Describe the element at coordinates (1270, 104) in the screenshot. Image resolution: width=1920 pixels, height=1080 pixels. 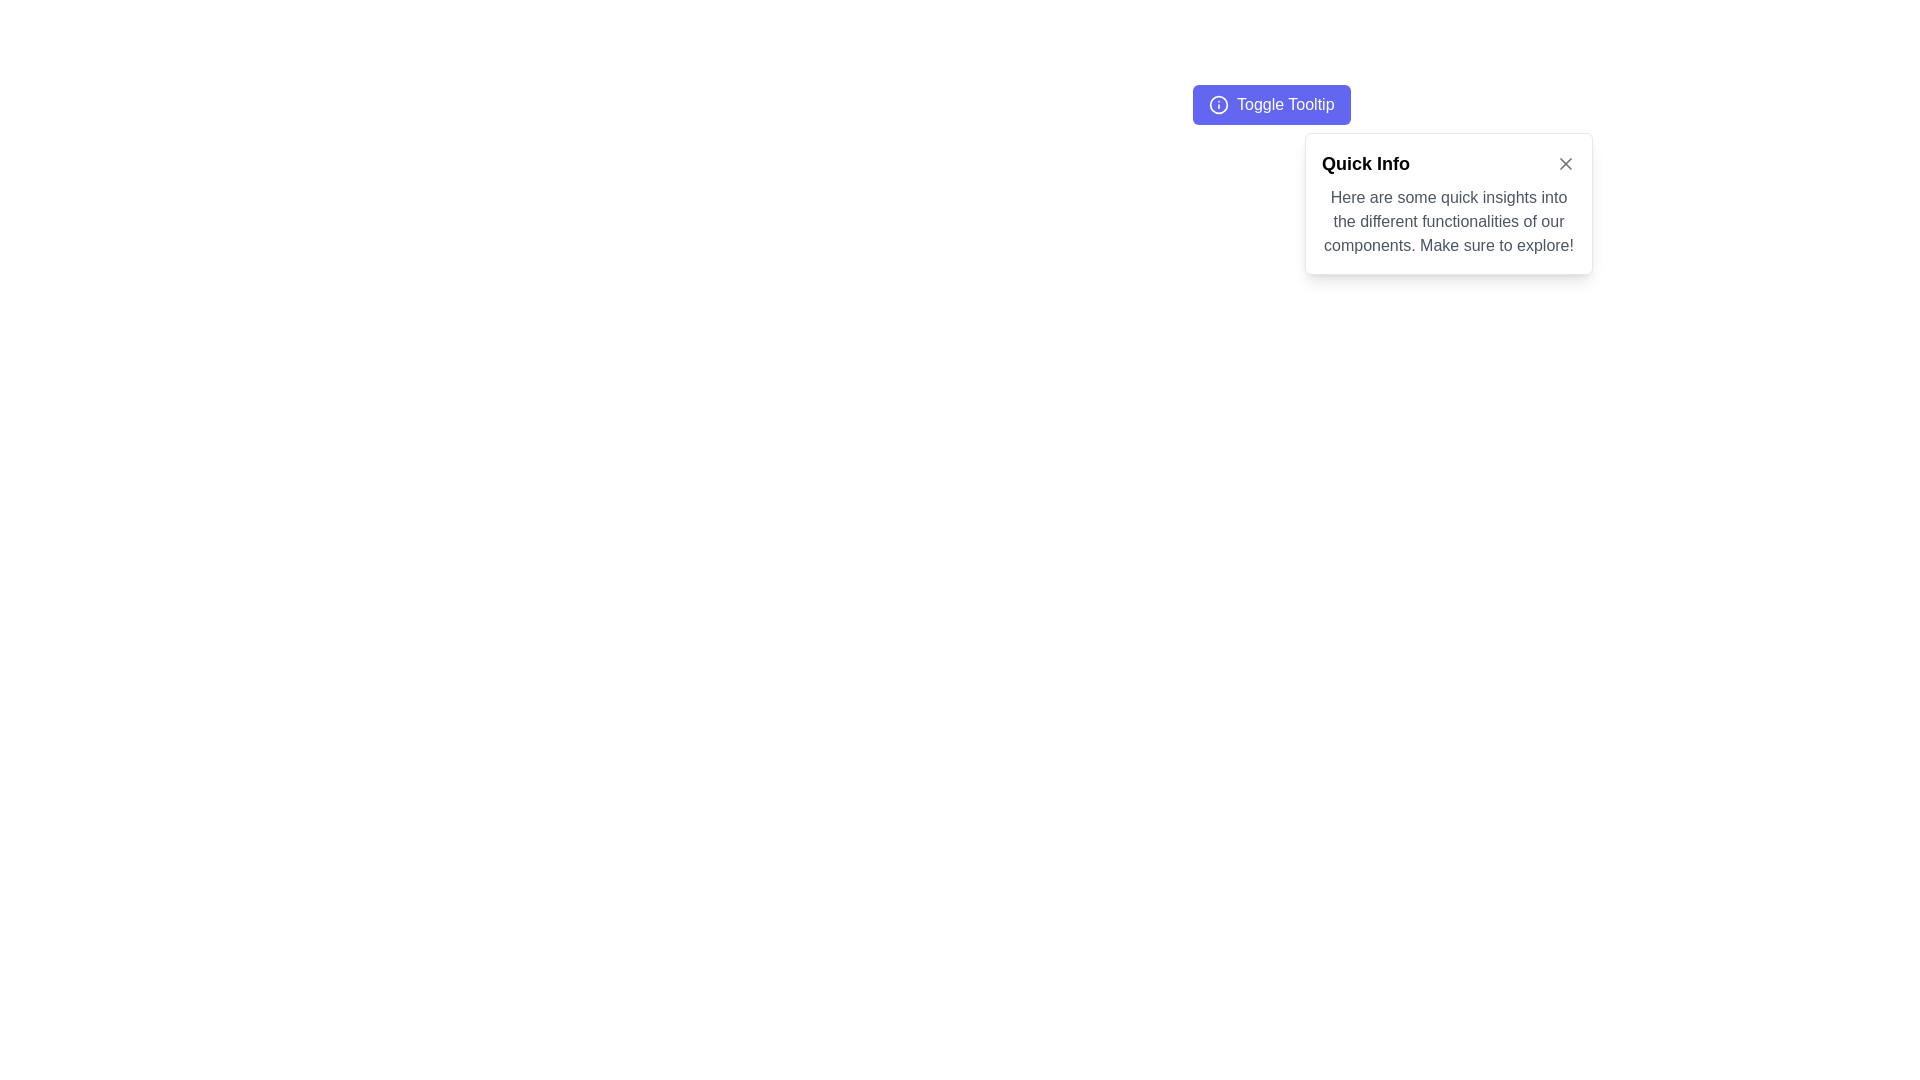
I see `the rectangular button with a blue background labeled 'Toggle Tooltip'` at that location.